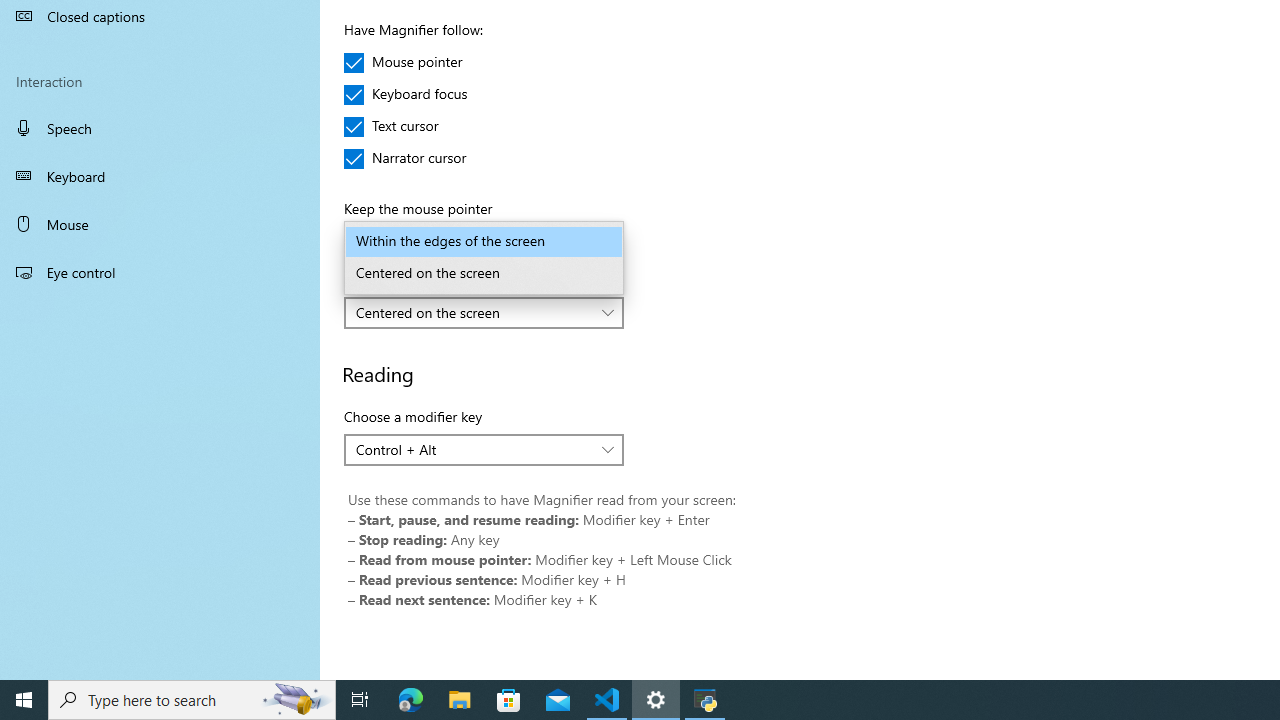  Describe the element at coordinates (606, 698) in the screenshot. I see `'Visual Studio Code - 1 running window'` at that location.